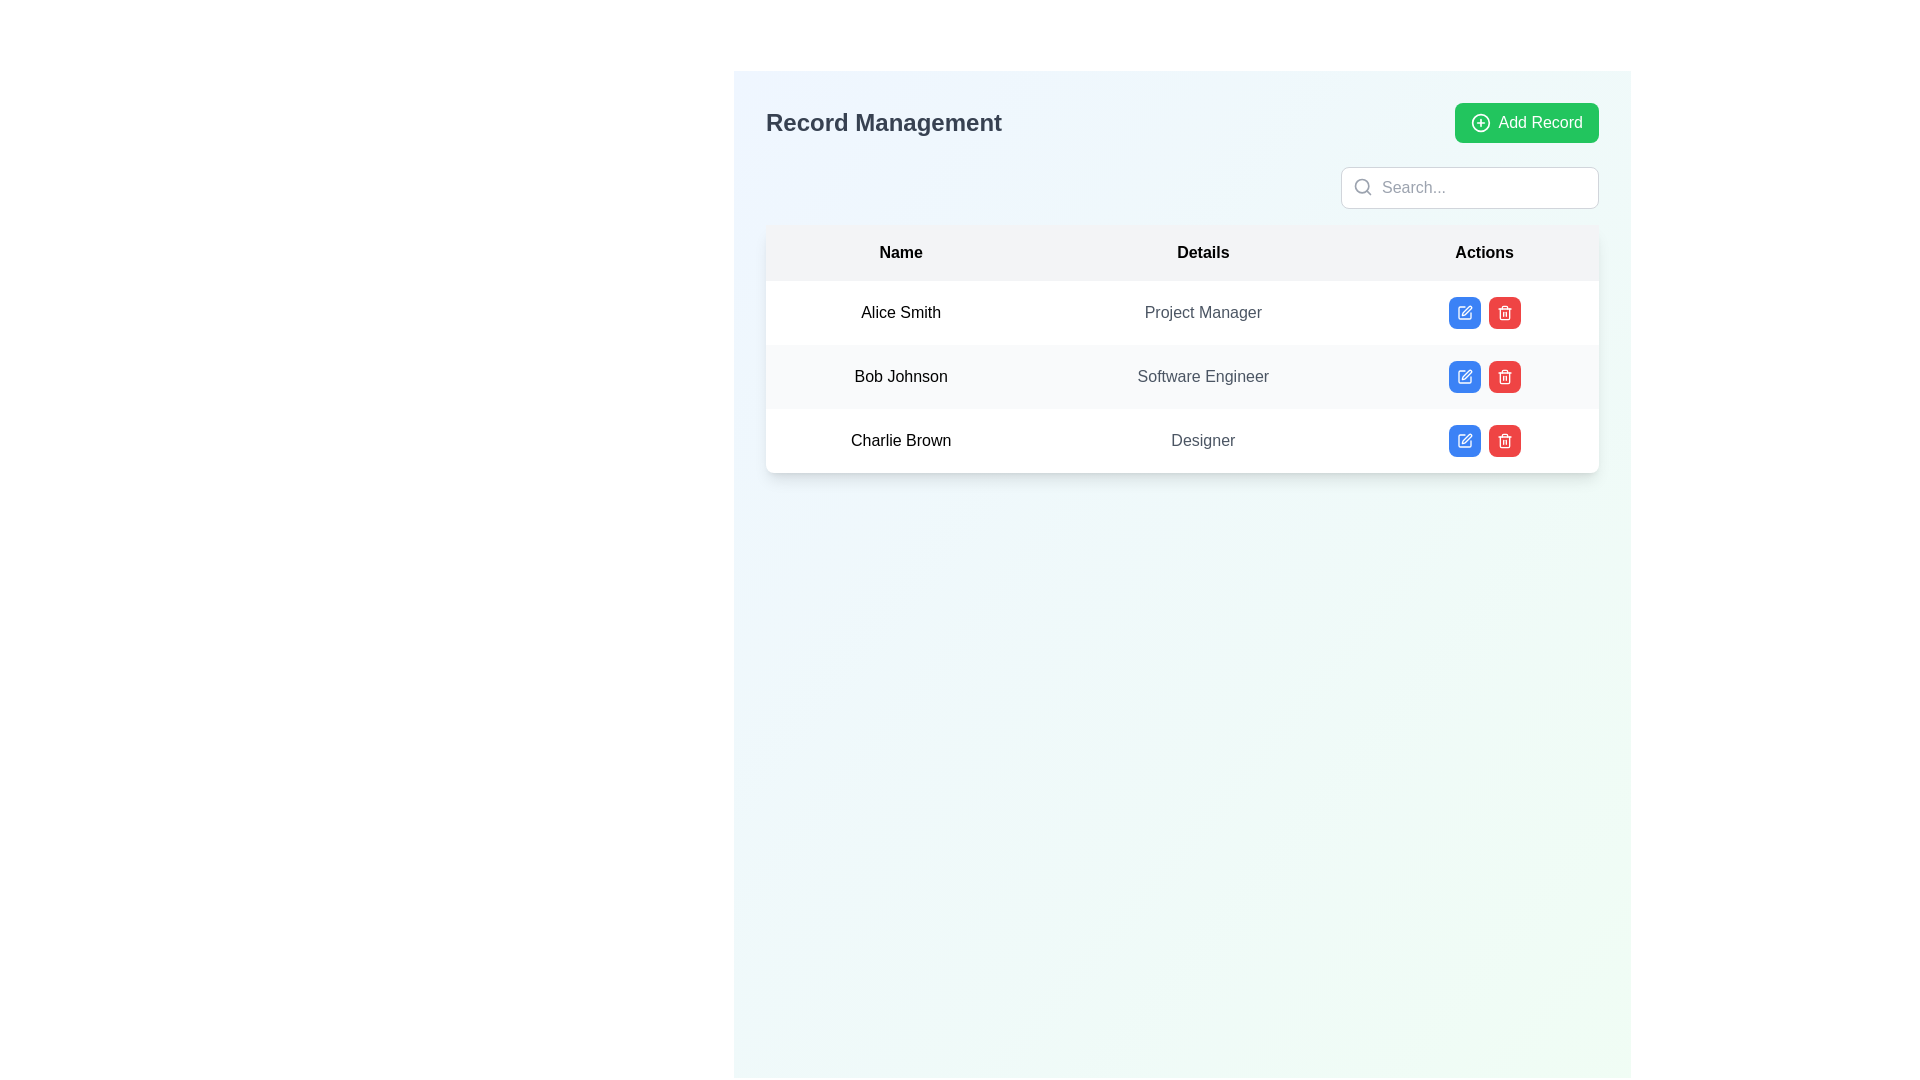 The image size is (1920, 1080). Describe the element at coordinates (1504, 439) in the screenshot. I see `the red rectangular button with a trash can icon in the 'Actions' column of the 'Charlie Brown - Designer' row` at that location.